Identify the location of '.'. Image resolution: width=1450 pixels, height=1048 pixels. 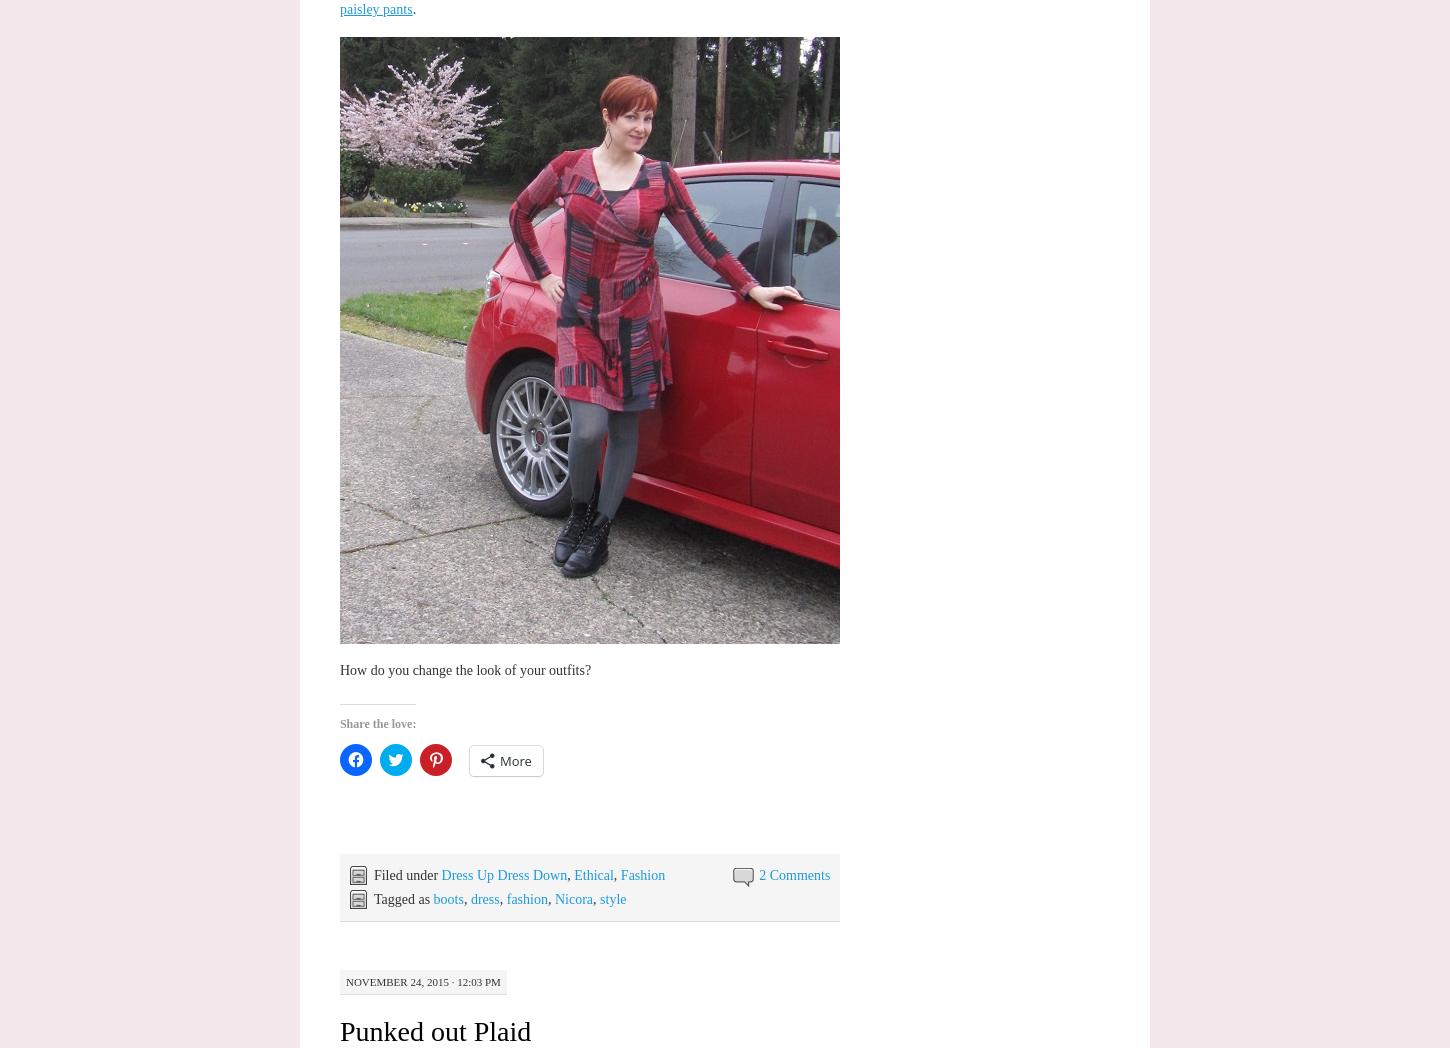
(412, 7).